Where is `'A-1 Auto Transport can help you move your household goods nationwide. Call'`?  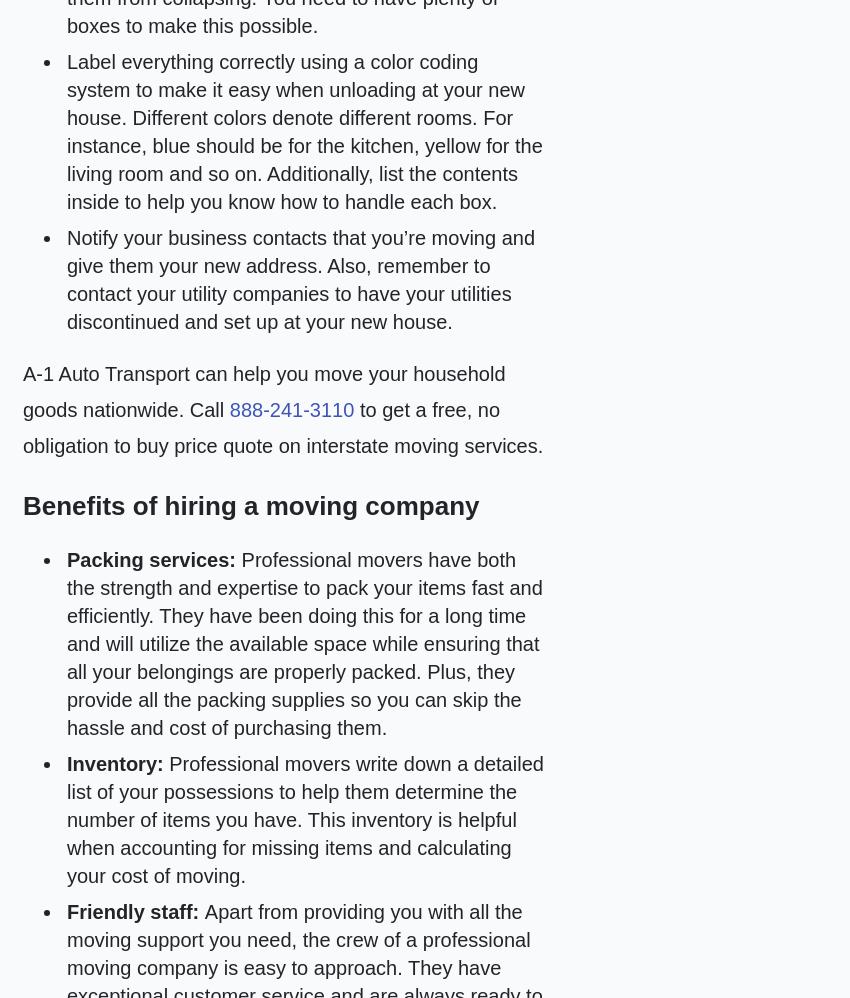
'A-1 Auto Transport can help you move your household goods nationwide. Call' is located at coordinates (263, 391).